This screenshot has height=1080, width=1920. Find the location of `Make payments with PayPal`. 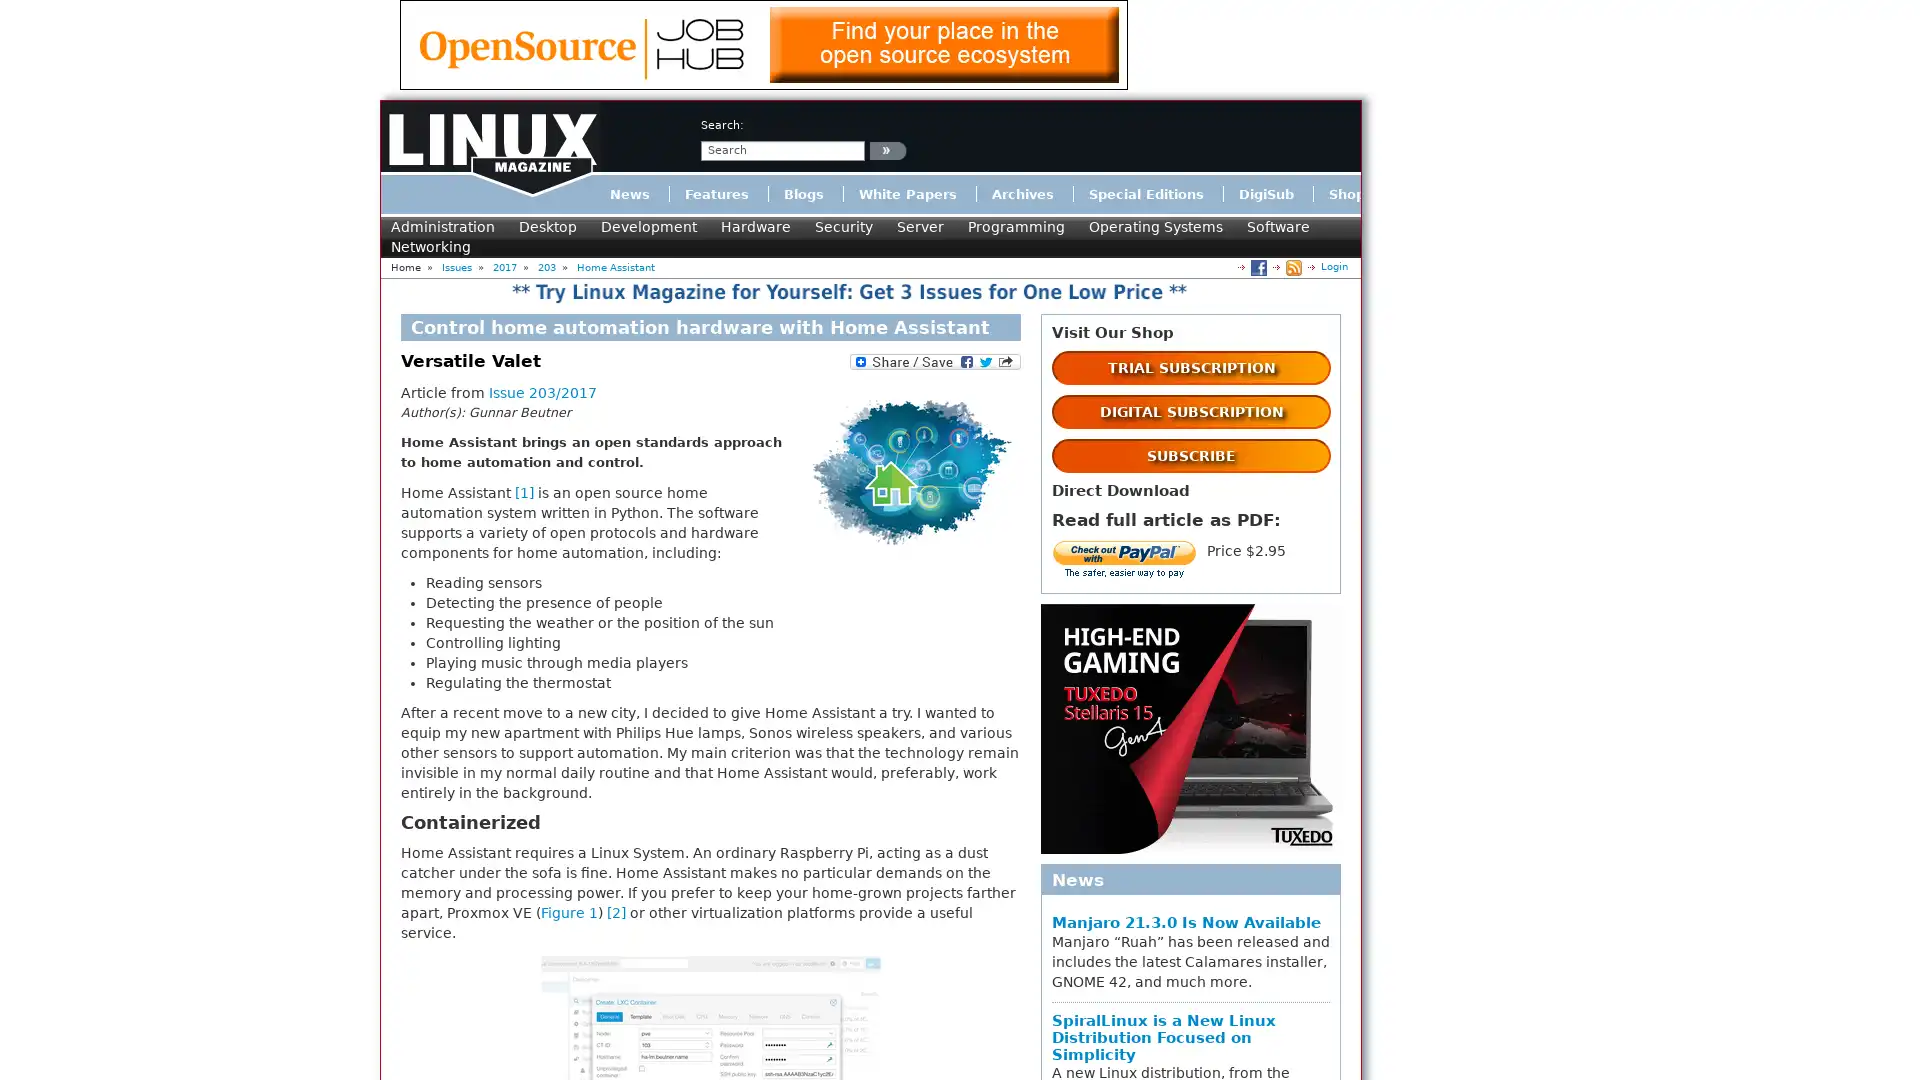

Make payments with PayPal is located at coordinates (1124, 560).